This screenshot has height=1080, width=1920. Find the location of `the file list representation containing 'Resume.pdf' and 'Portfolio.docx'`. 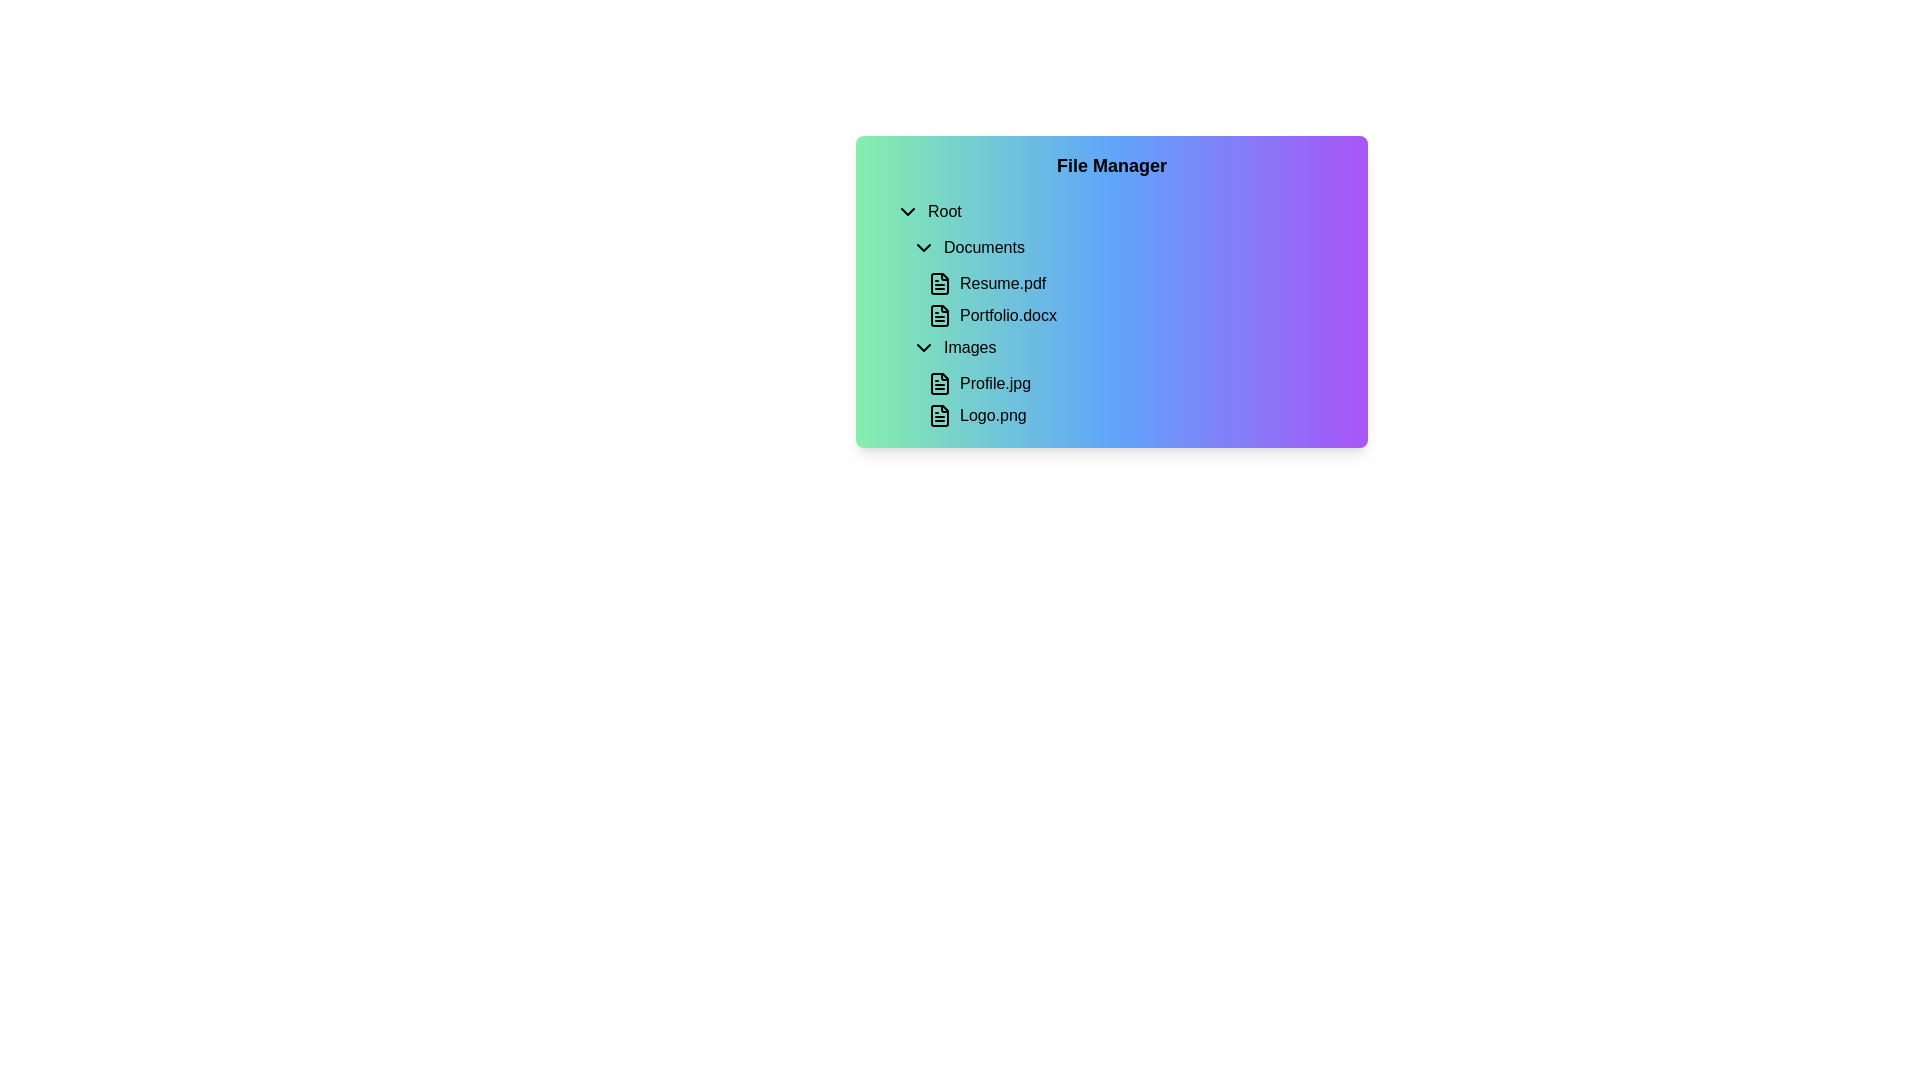

the file list representation containing 'Resume.pdf' and 'Portfolio.docx' is located at coordinates (1128, 300).